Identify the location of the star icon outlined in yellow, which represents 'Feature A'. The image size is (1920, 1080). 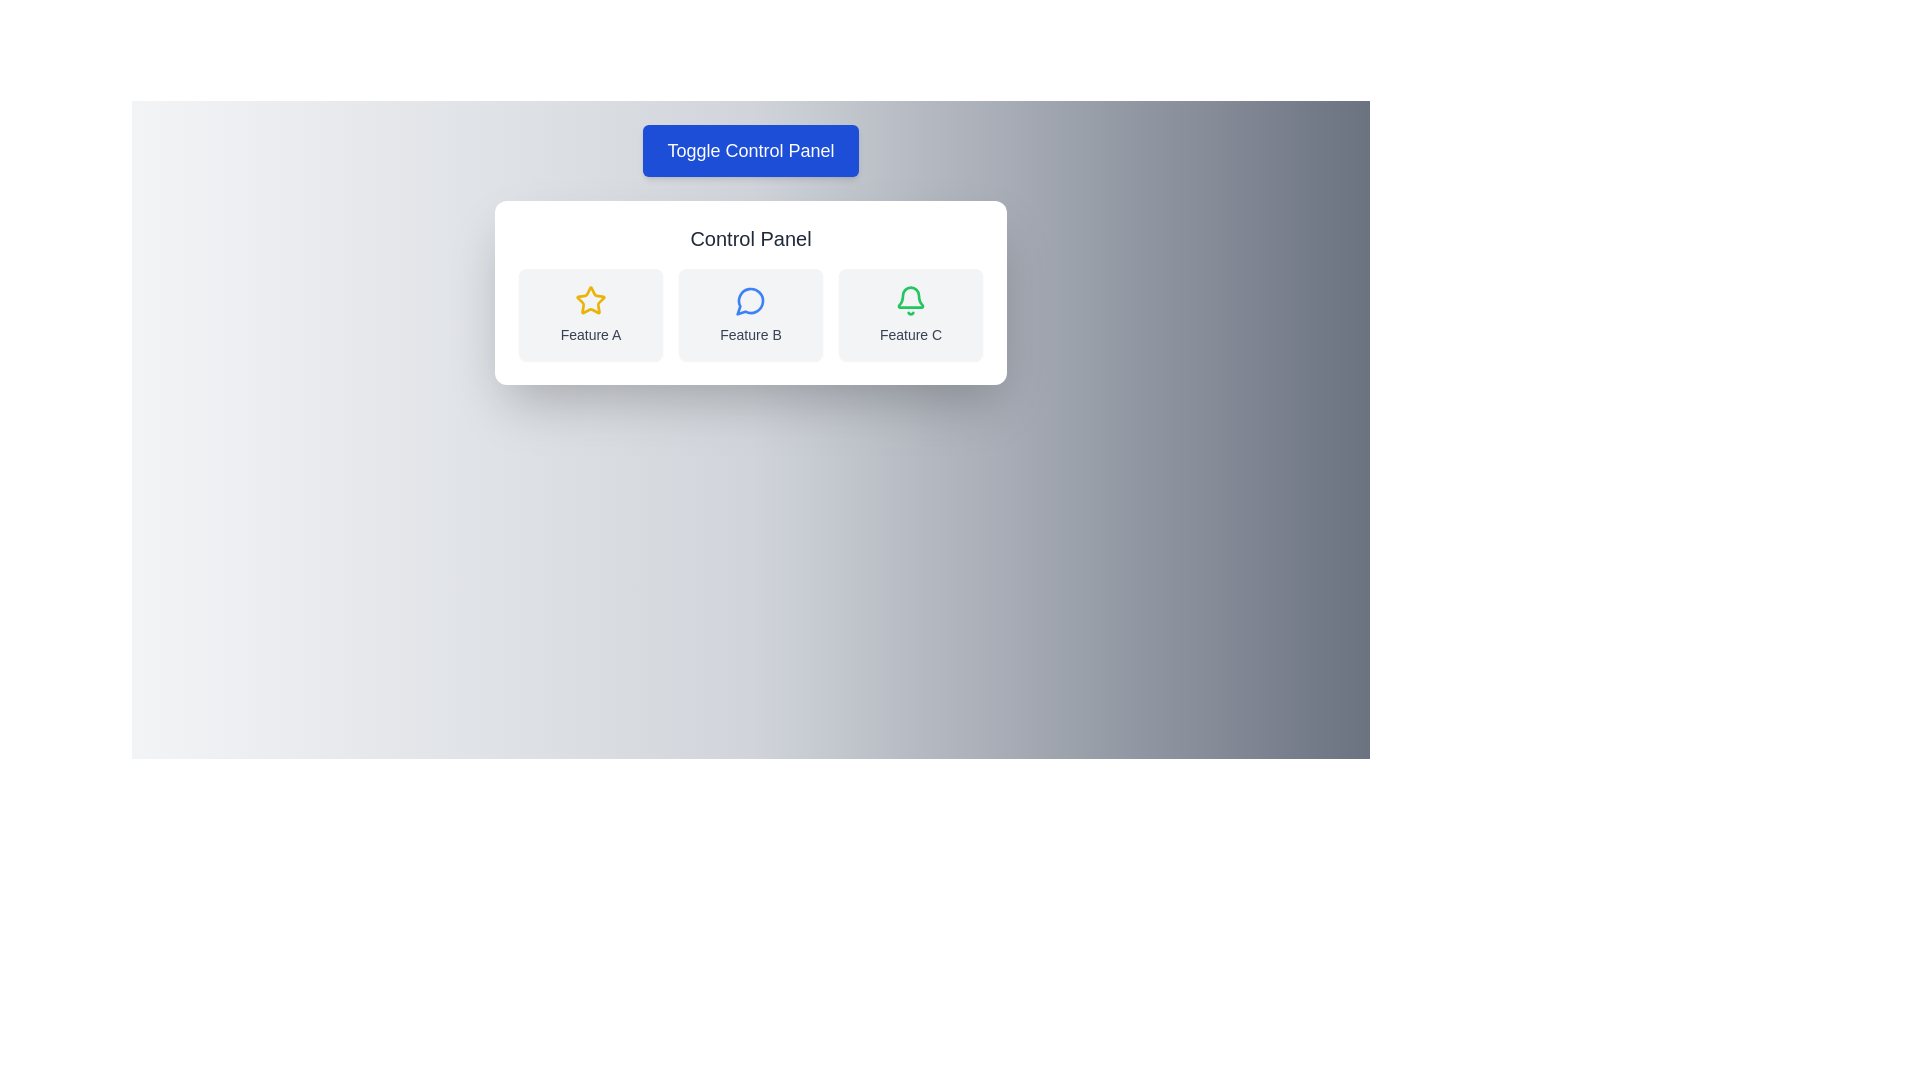
(589, 300).